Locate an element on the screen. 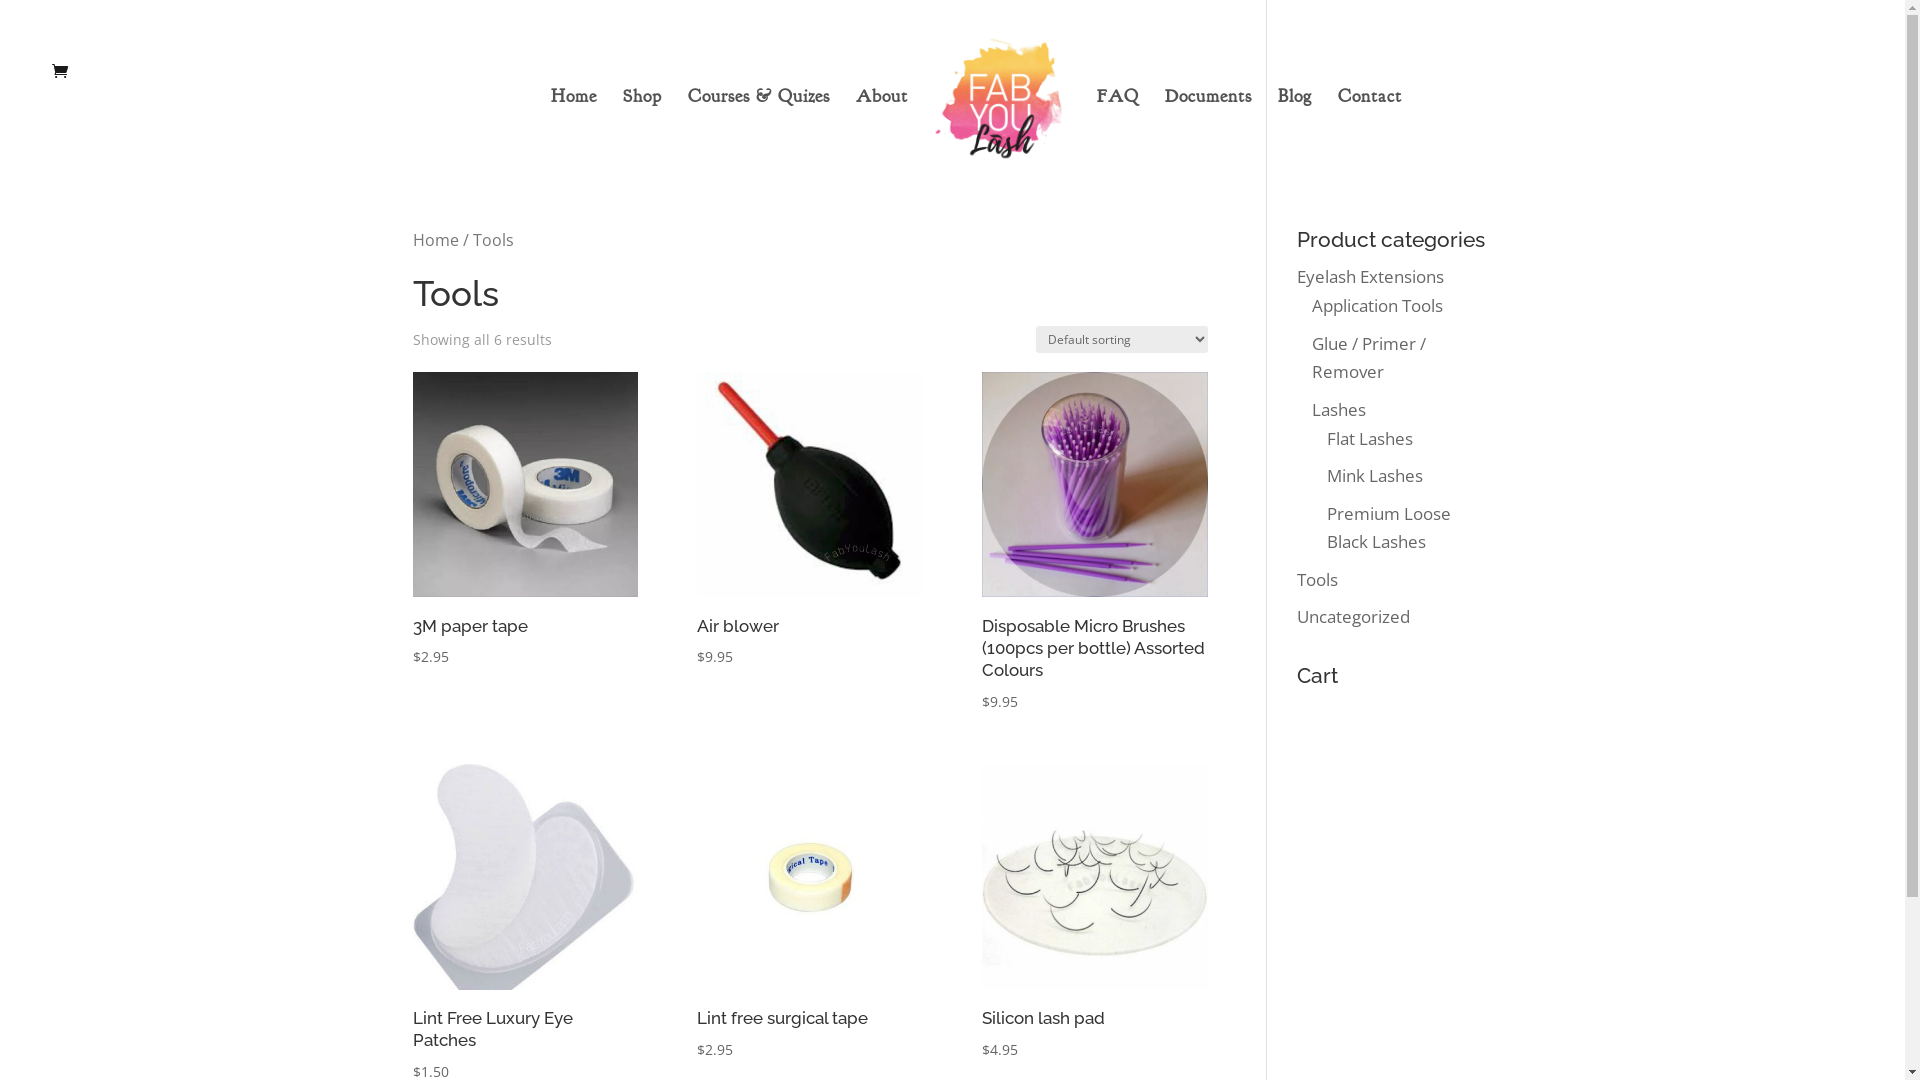 The height and width of the screenshot is (1080, 1920). 'Shop' is located at coordinates (642, 129).